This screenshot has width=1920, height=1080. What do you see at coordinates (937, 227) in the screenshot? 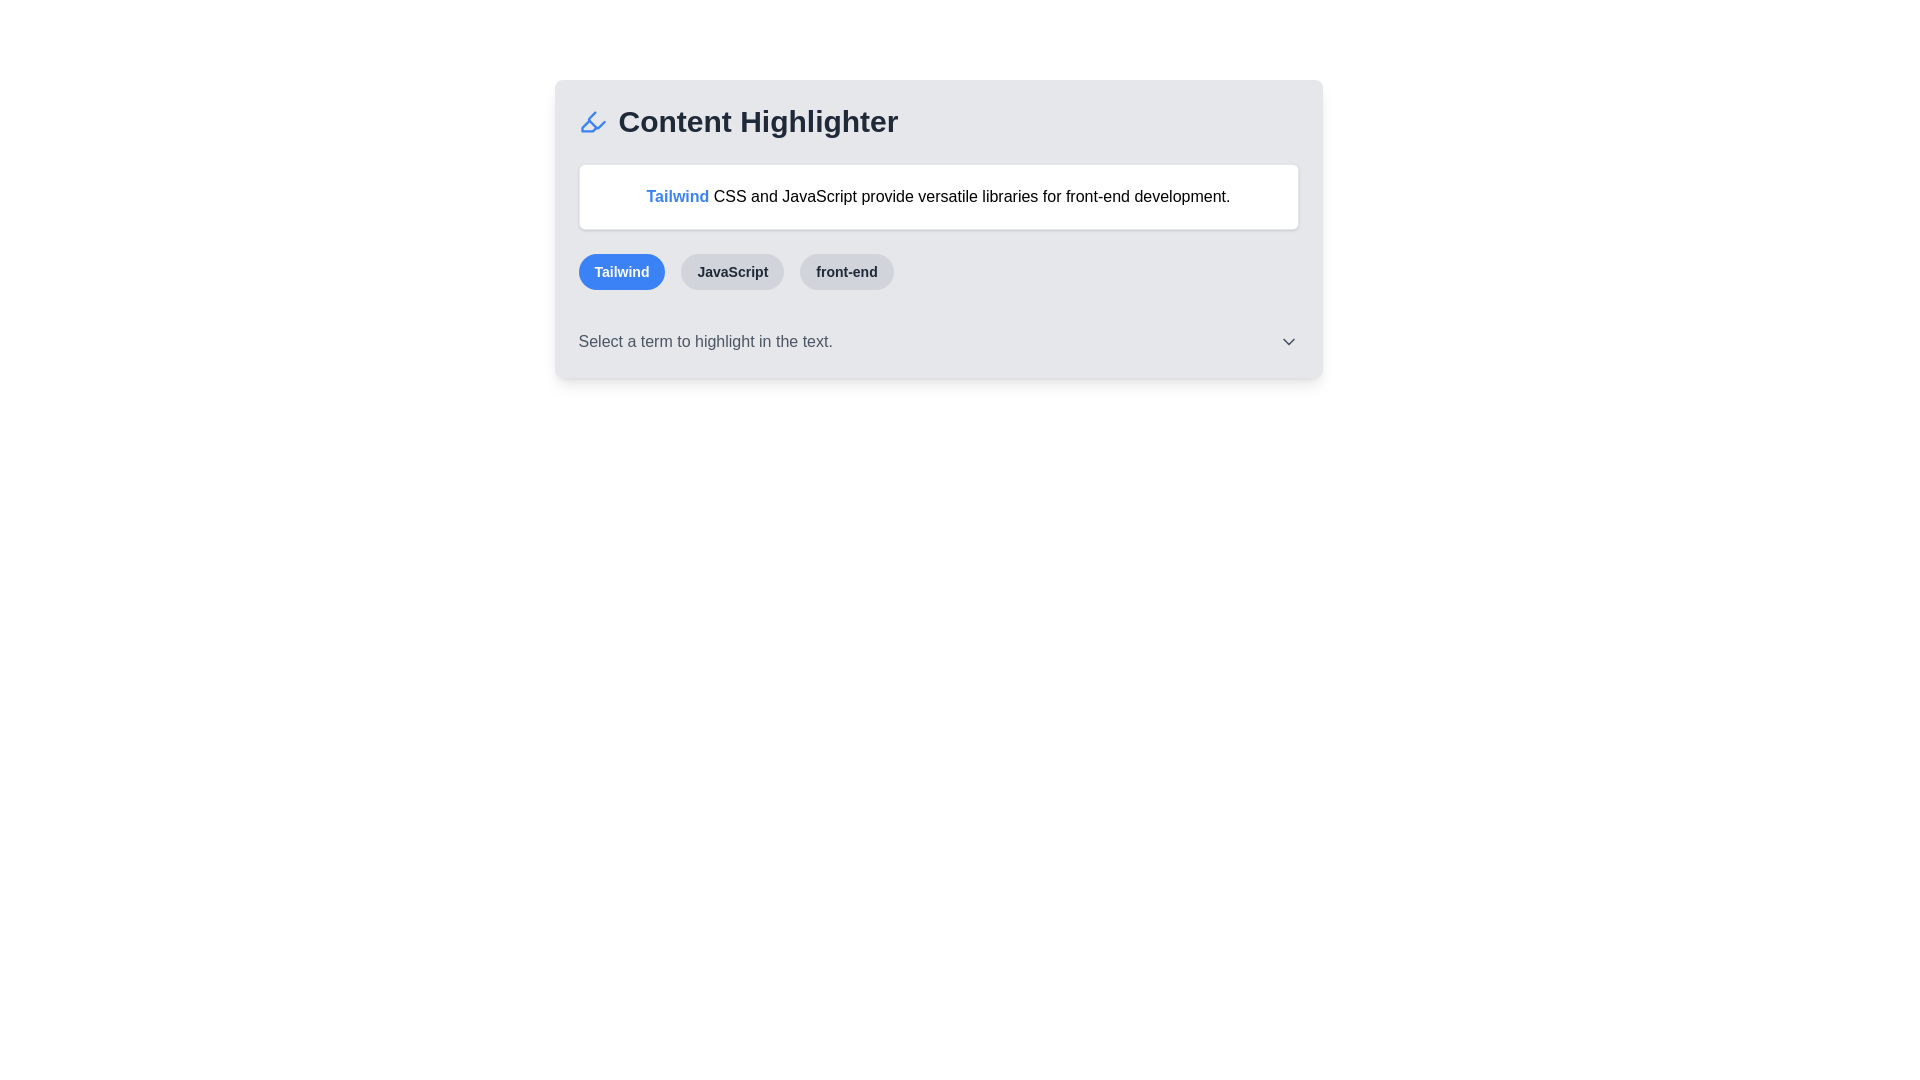
I see `the text block containing the descriptive text 'Tailwind CSS and JavaScript provide versatile libraries for front-end development.' which is located centrally below the title 'Content Highlighter' within the card-like component` at bounding box center [937, 227].